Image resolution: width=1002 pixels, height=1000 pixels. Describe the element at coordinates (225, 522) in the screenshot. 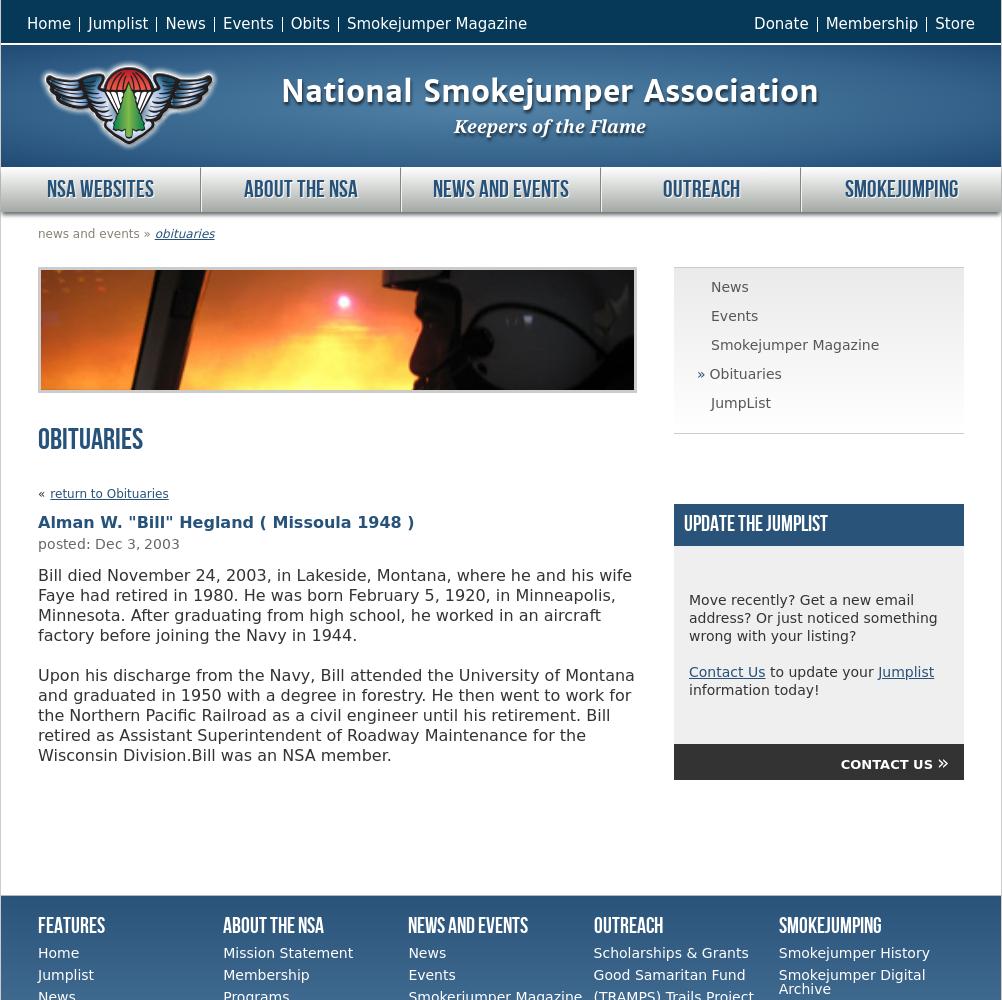

I see `'Alman W. "Bill" Hegland ( Missoula 1948 )'` at that location.